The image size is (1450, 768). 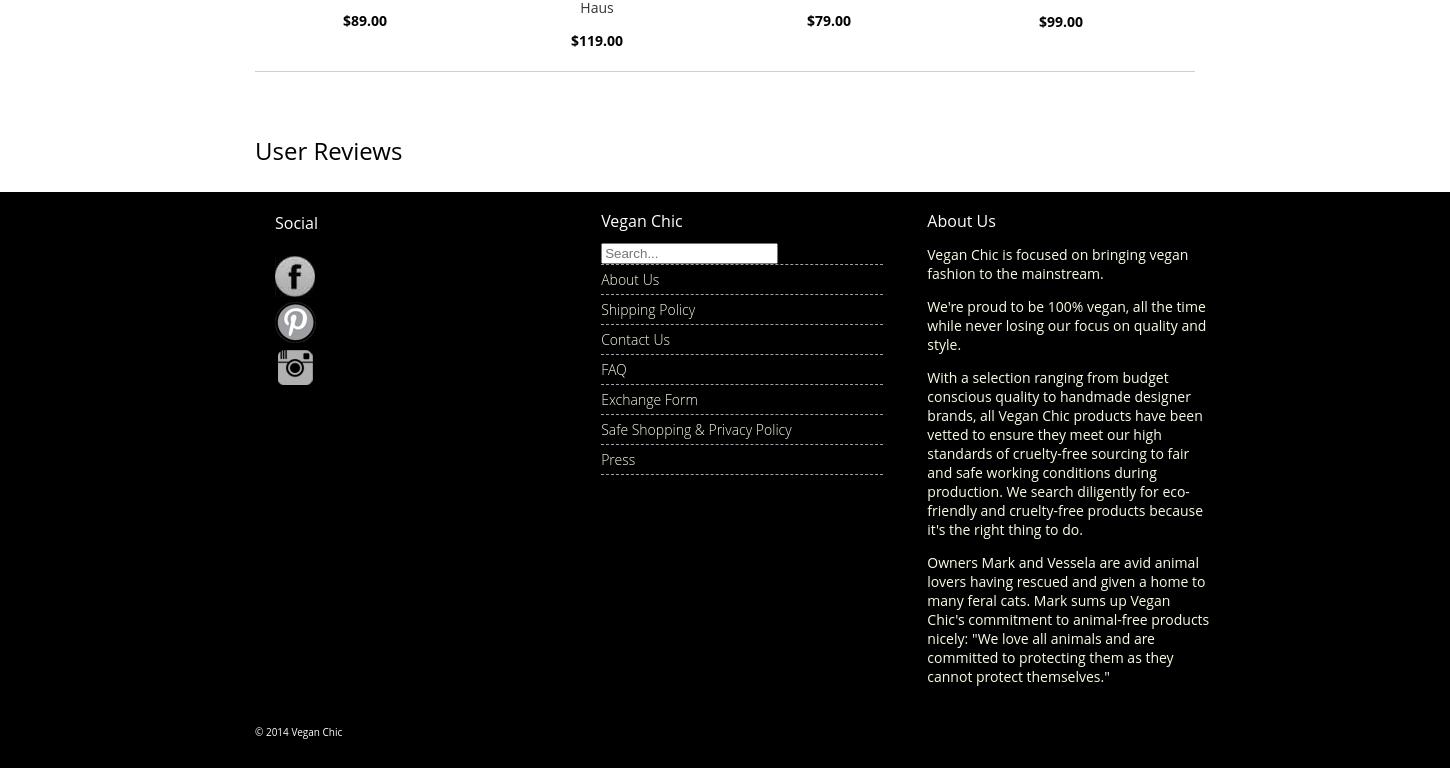 What do you see at coordinates (1065, 451) in the screenshot?
I see `'With a selection ranging from budget conscious quality to handmade designer brands, all Vegan
		    Chic products have been vetted to ensure they meet our high standards of cruelty-free sourcing 
		    to fair and safe working conditions during production. We search diligently for eco-friendly 
		    and cruelty-free products because it's the right thing to do.'` at bounding box center [1065, 451].